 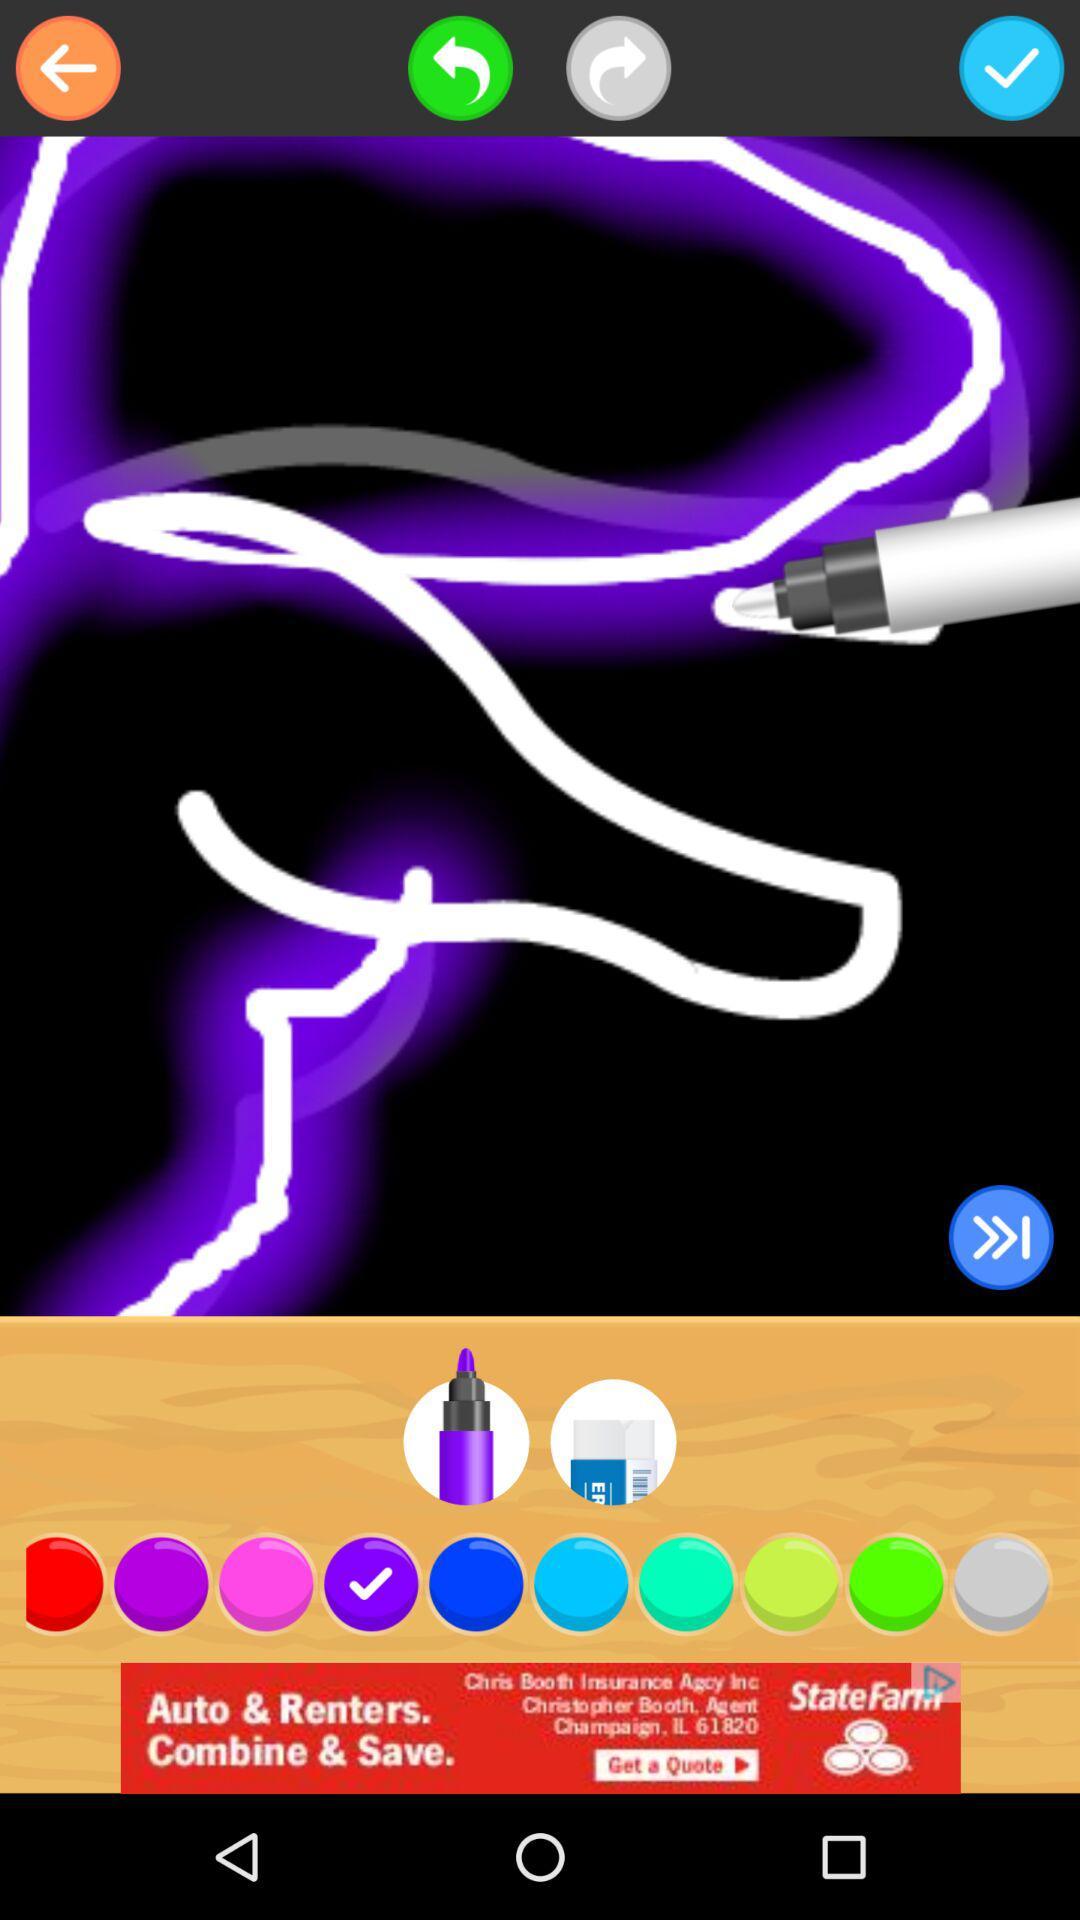 What do you see at coordinates (460, 68) in the screenshot?
I see `the undo icon` at bounding box center [460, 68].